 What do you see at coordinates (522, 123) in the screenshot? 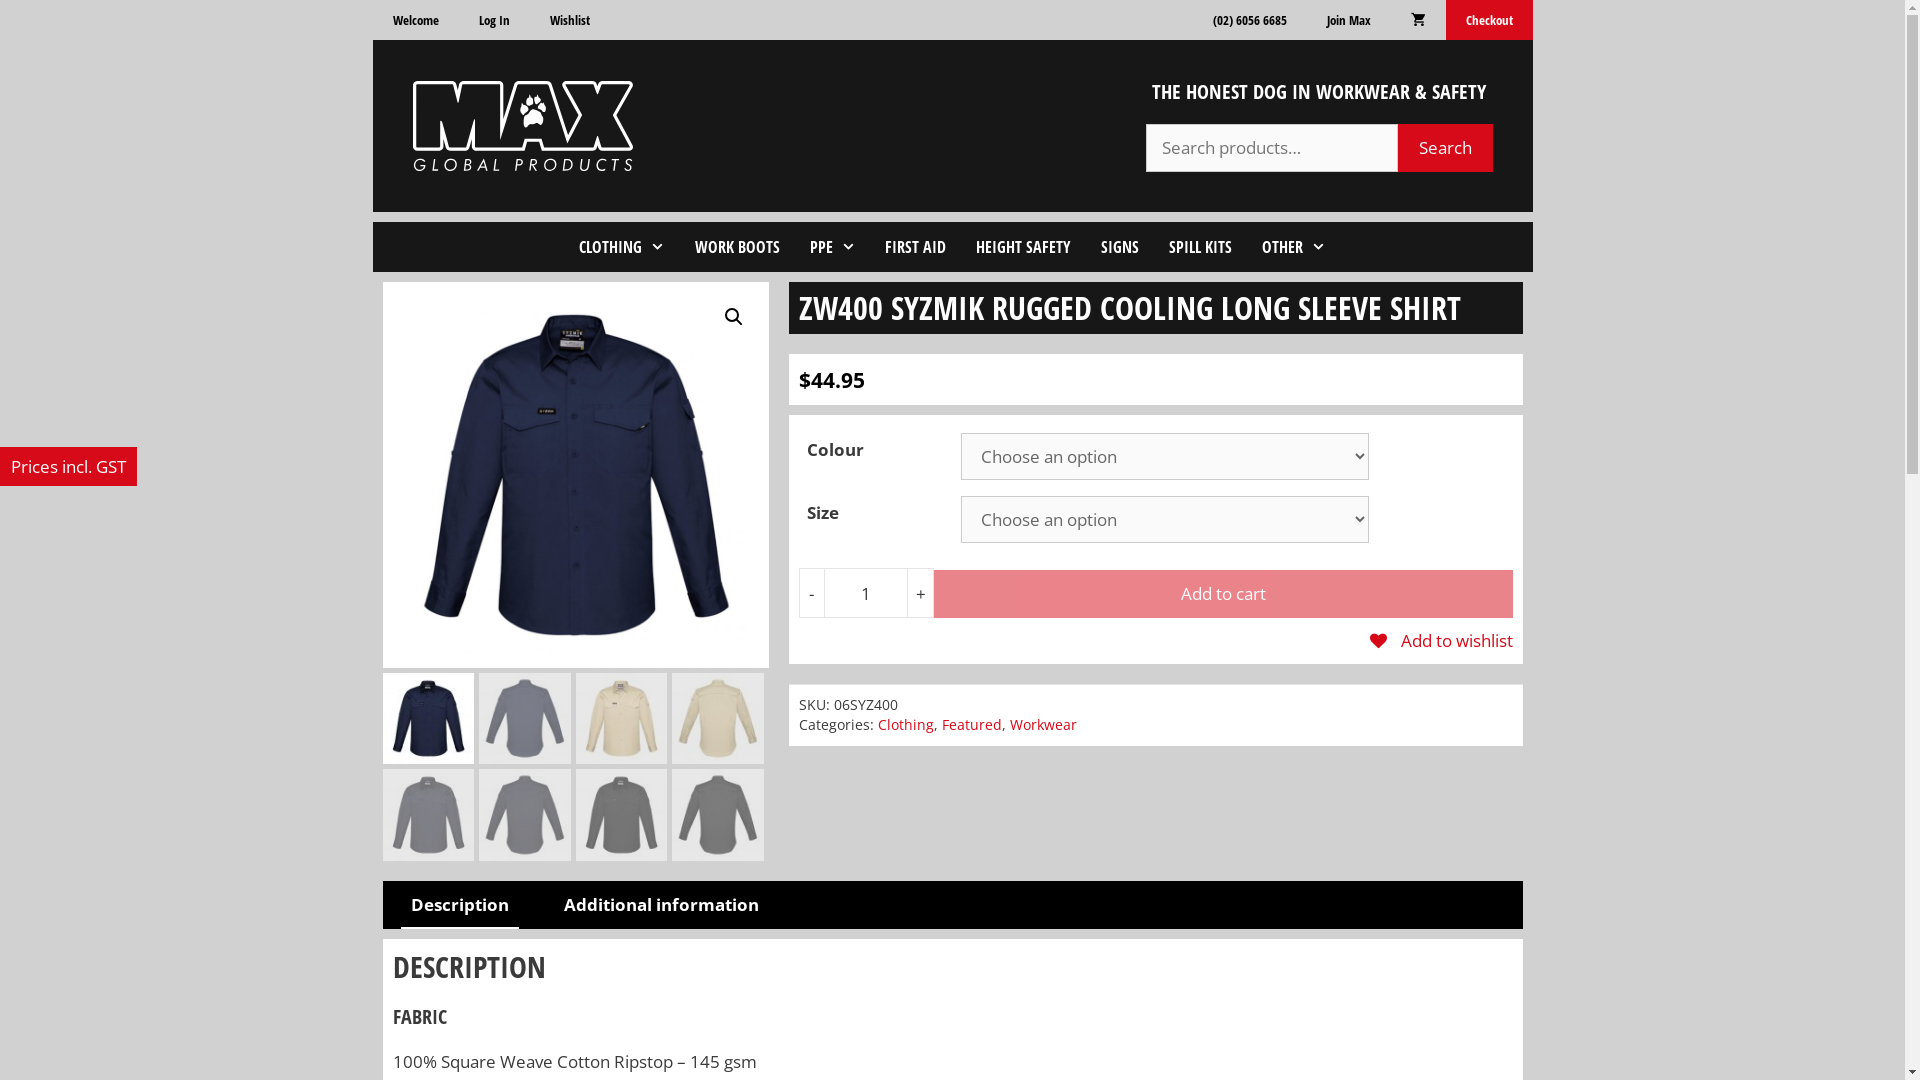
I see `'Max Global Products'` at bounding box center [522, 123].